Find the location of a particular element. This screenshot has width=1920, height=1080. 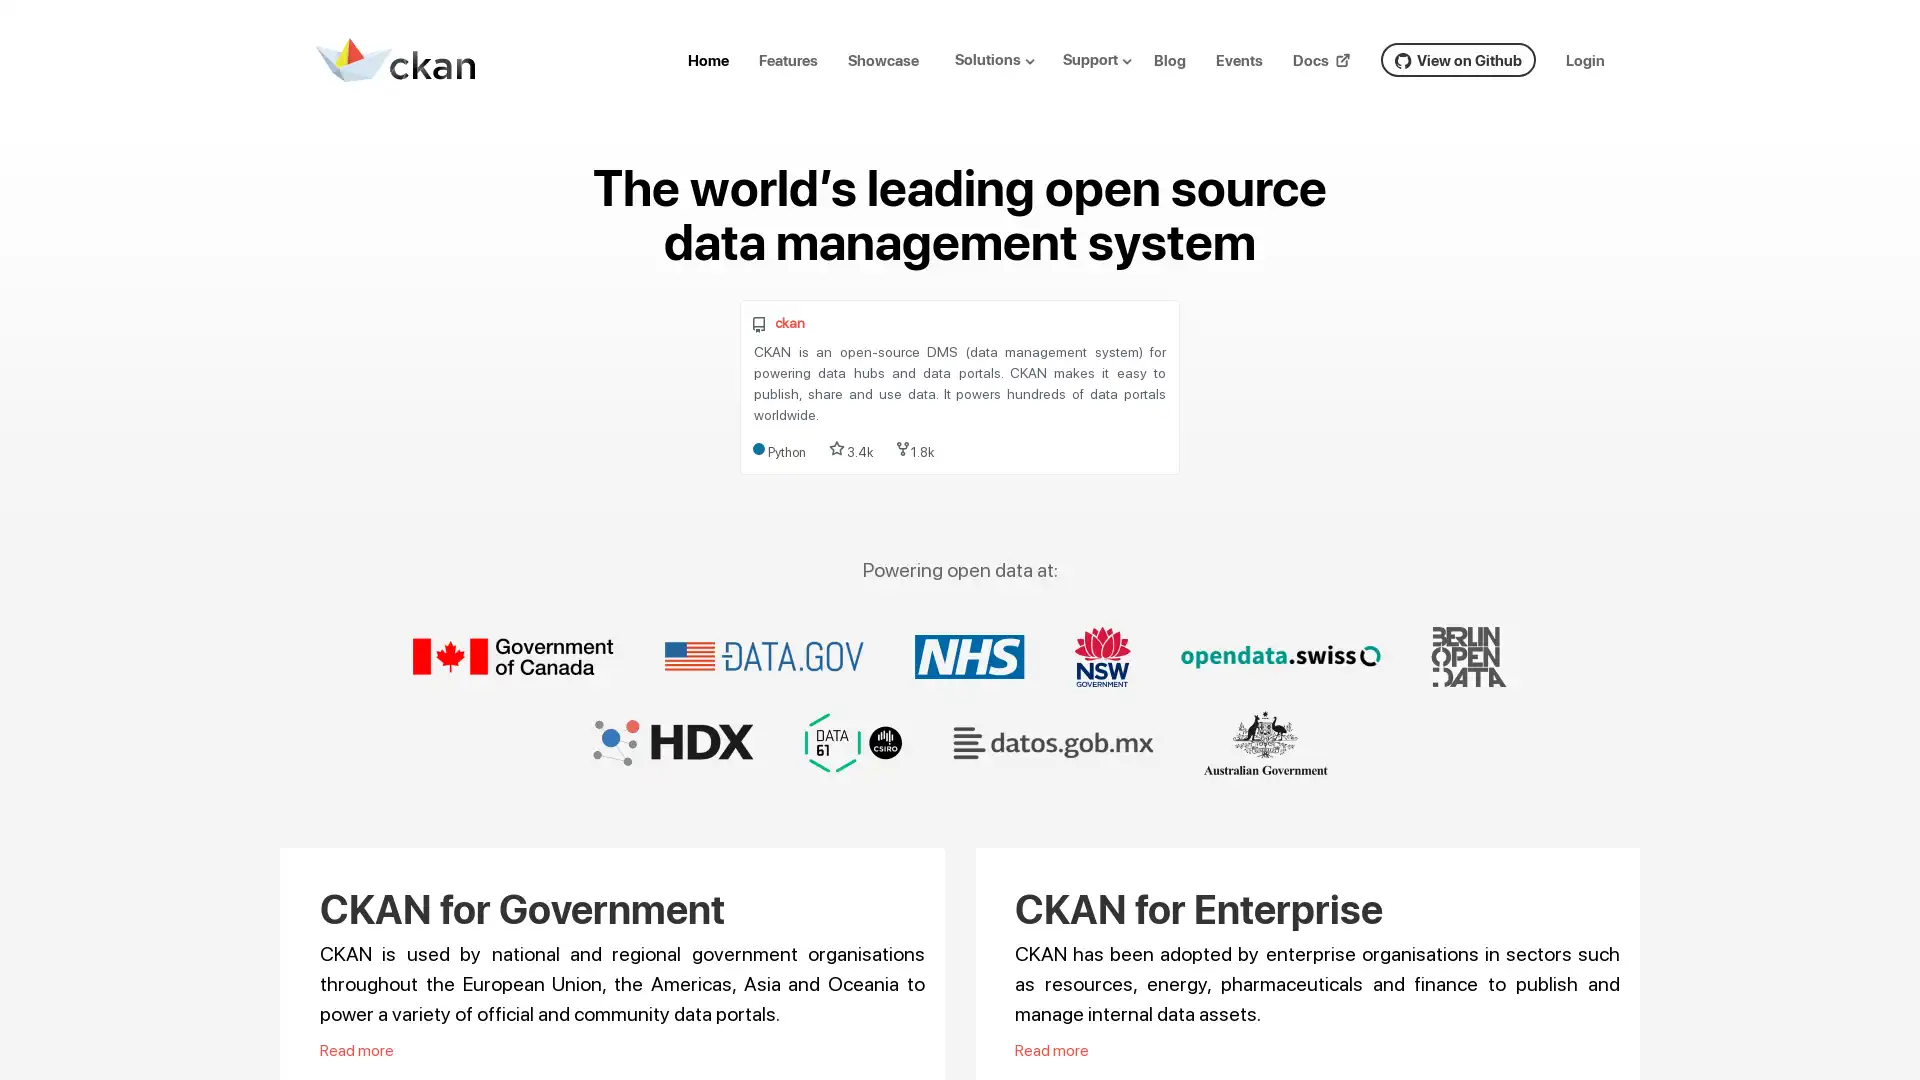

Solutions is located at coordinates (1003, 58).